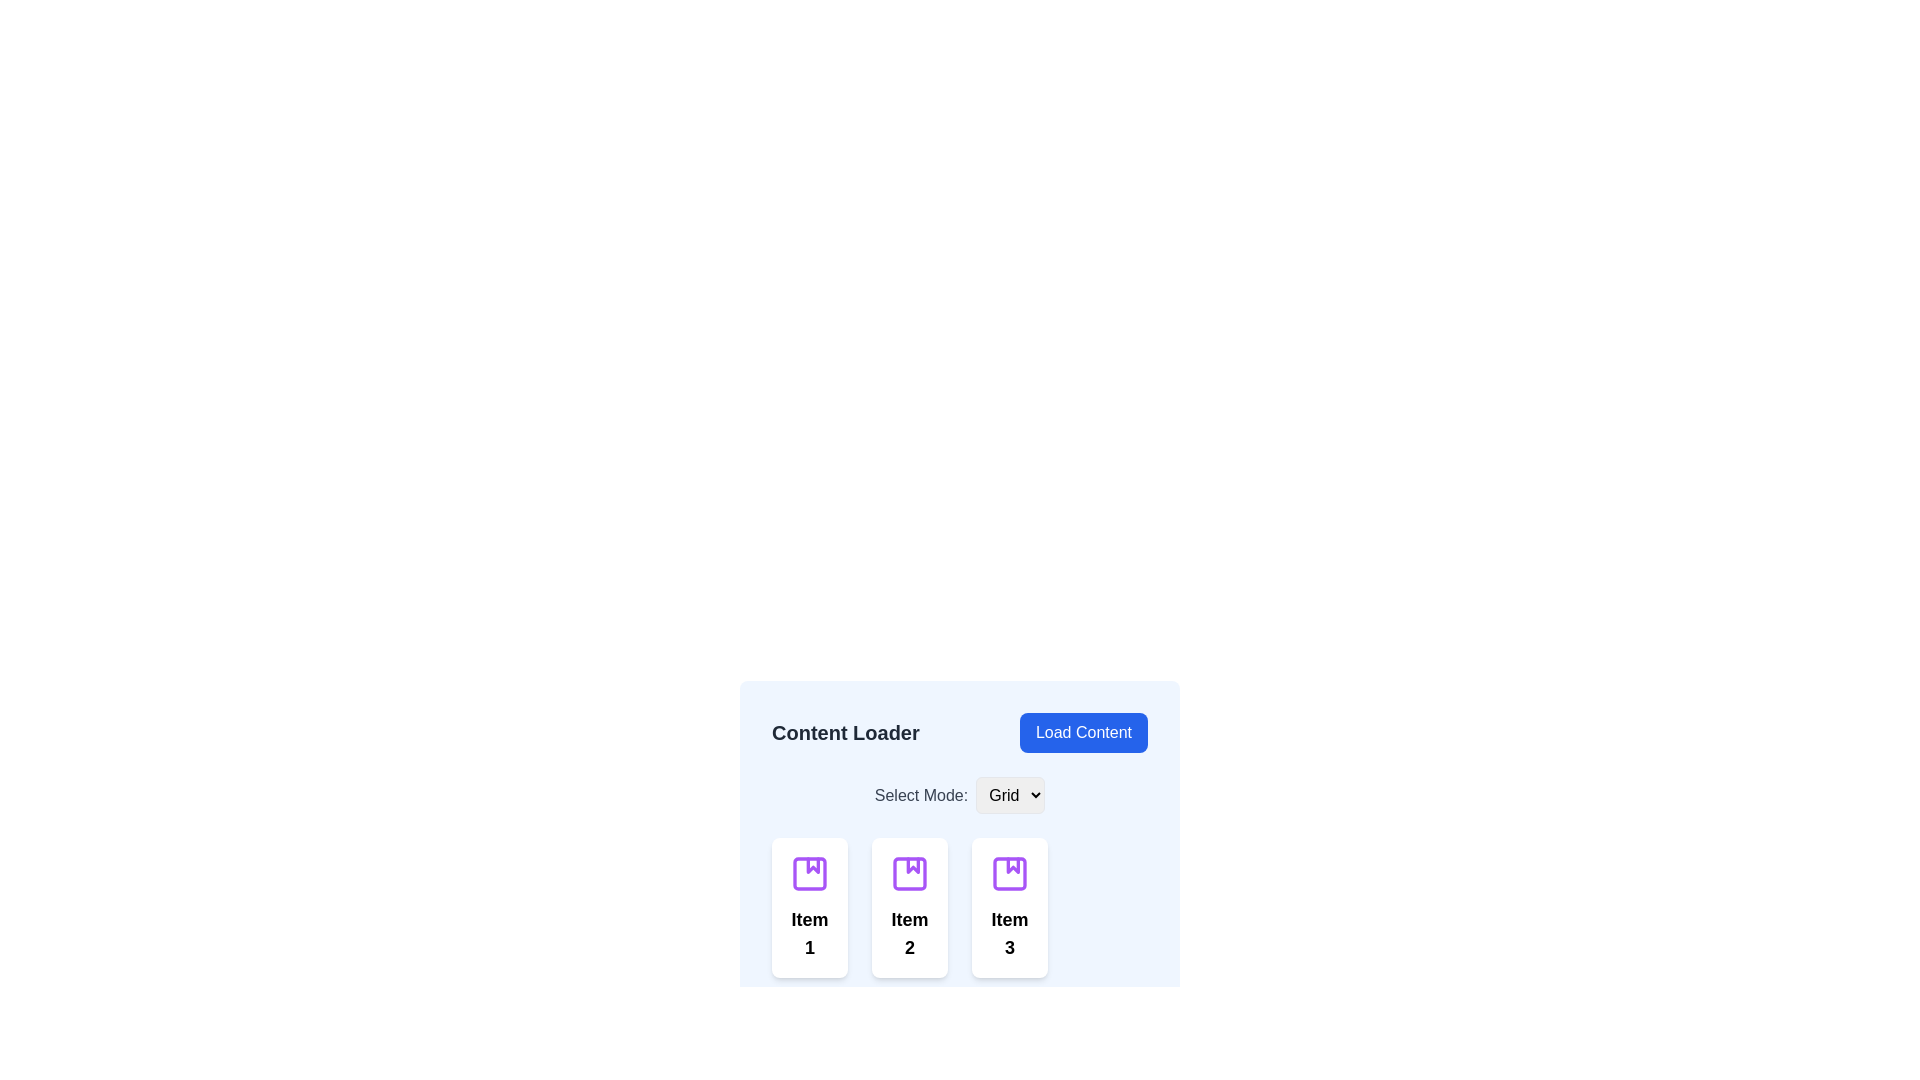 This screenshot has width=1920, height=1080. Describe the element at coordinates (920, 794) in the screenshot. I see `the static text label 'Select Mode:' which indicates the adjacent dropdown menu for mode selection` at that location.